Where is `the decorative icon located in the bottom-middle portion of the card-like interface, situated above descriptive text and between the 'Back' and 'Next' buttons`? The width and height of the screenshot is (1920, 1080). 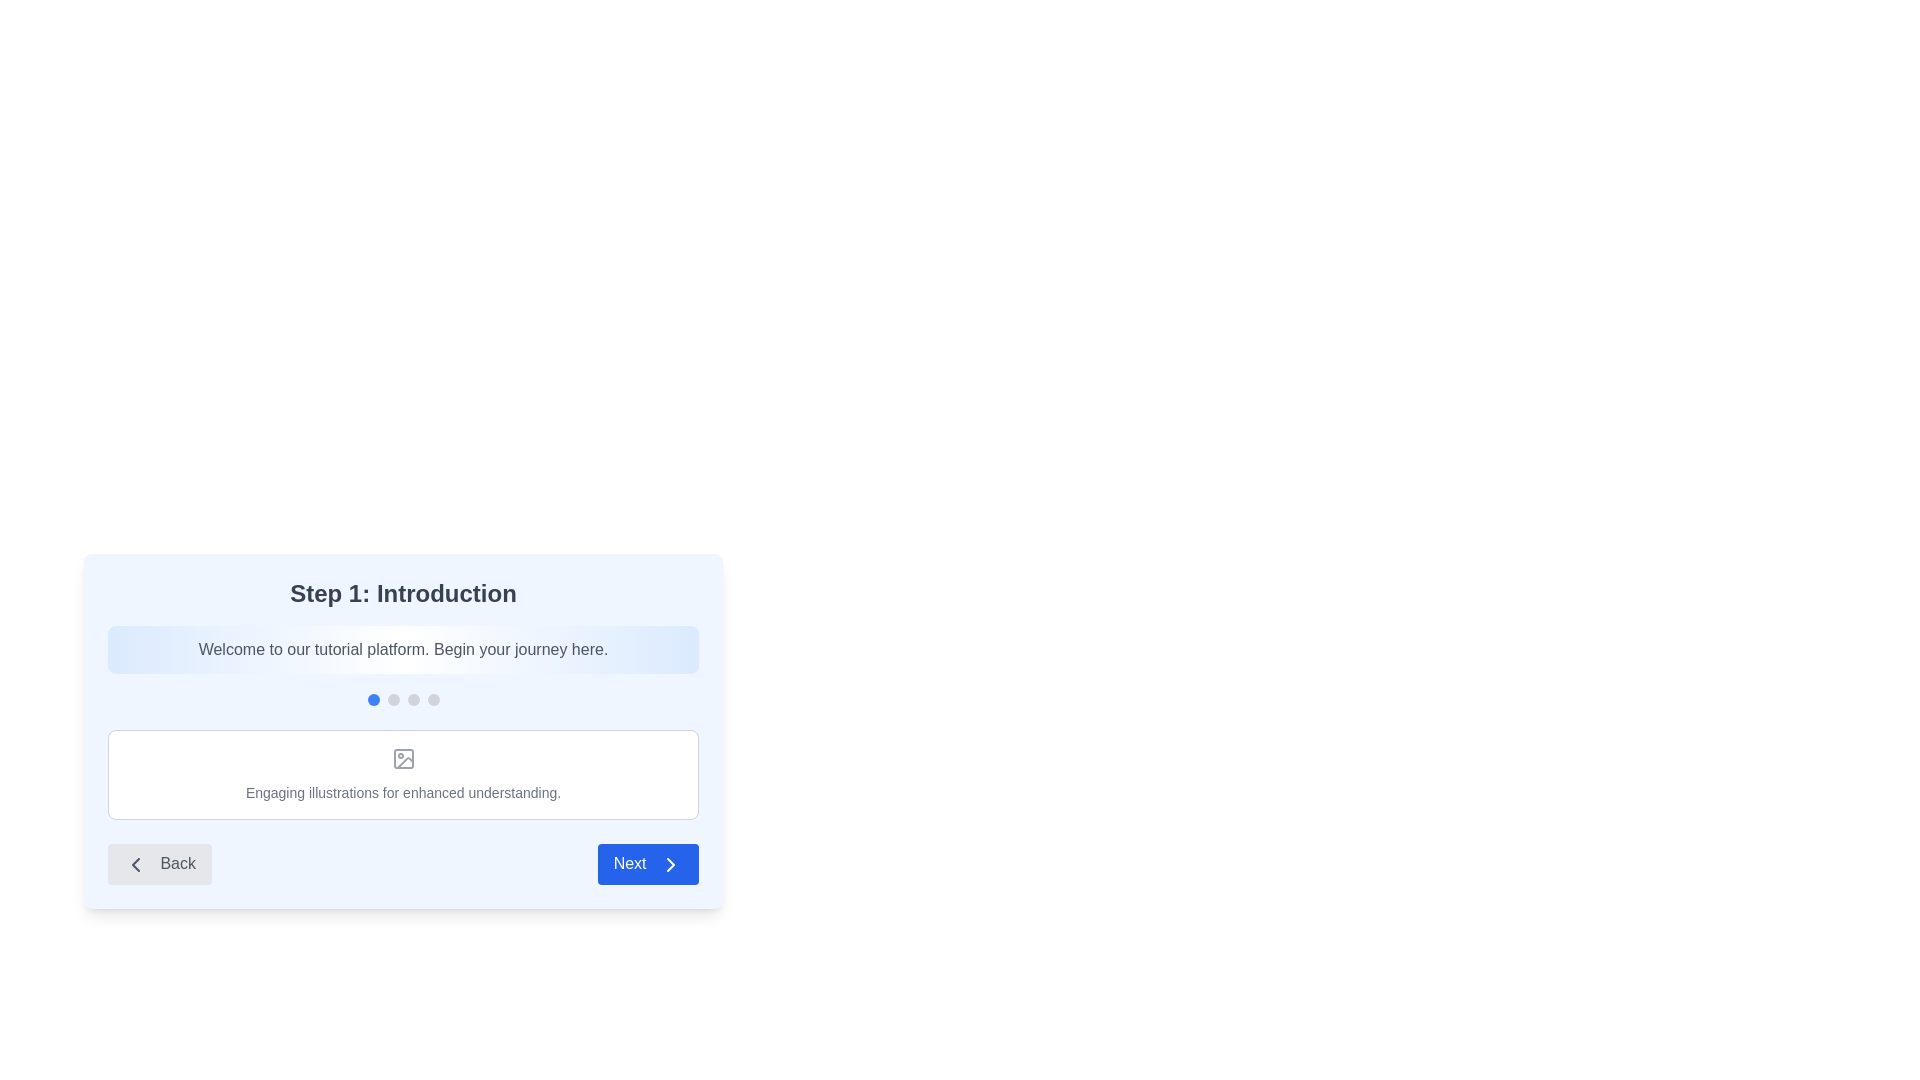
the decorative icon located in the bottom-middle portion of the card-like interface, situated above descriptive text and between the 'Back' and 'Next' buttons is located at coordinates (402, 759).